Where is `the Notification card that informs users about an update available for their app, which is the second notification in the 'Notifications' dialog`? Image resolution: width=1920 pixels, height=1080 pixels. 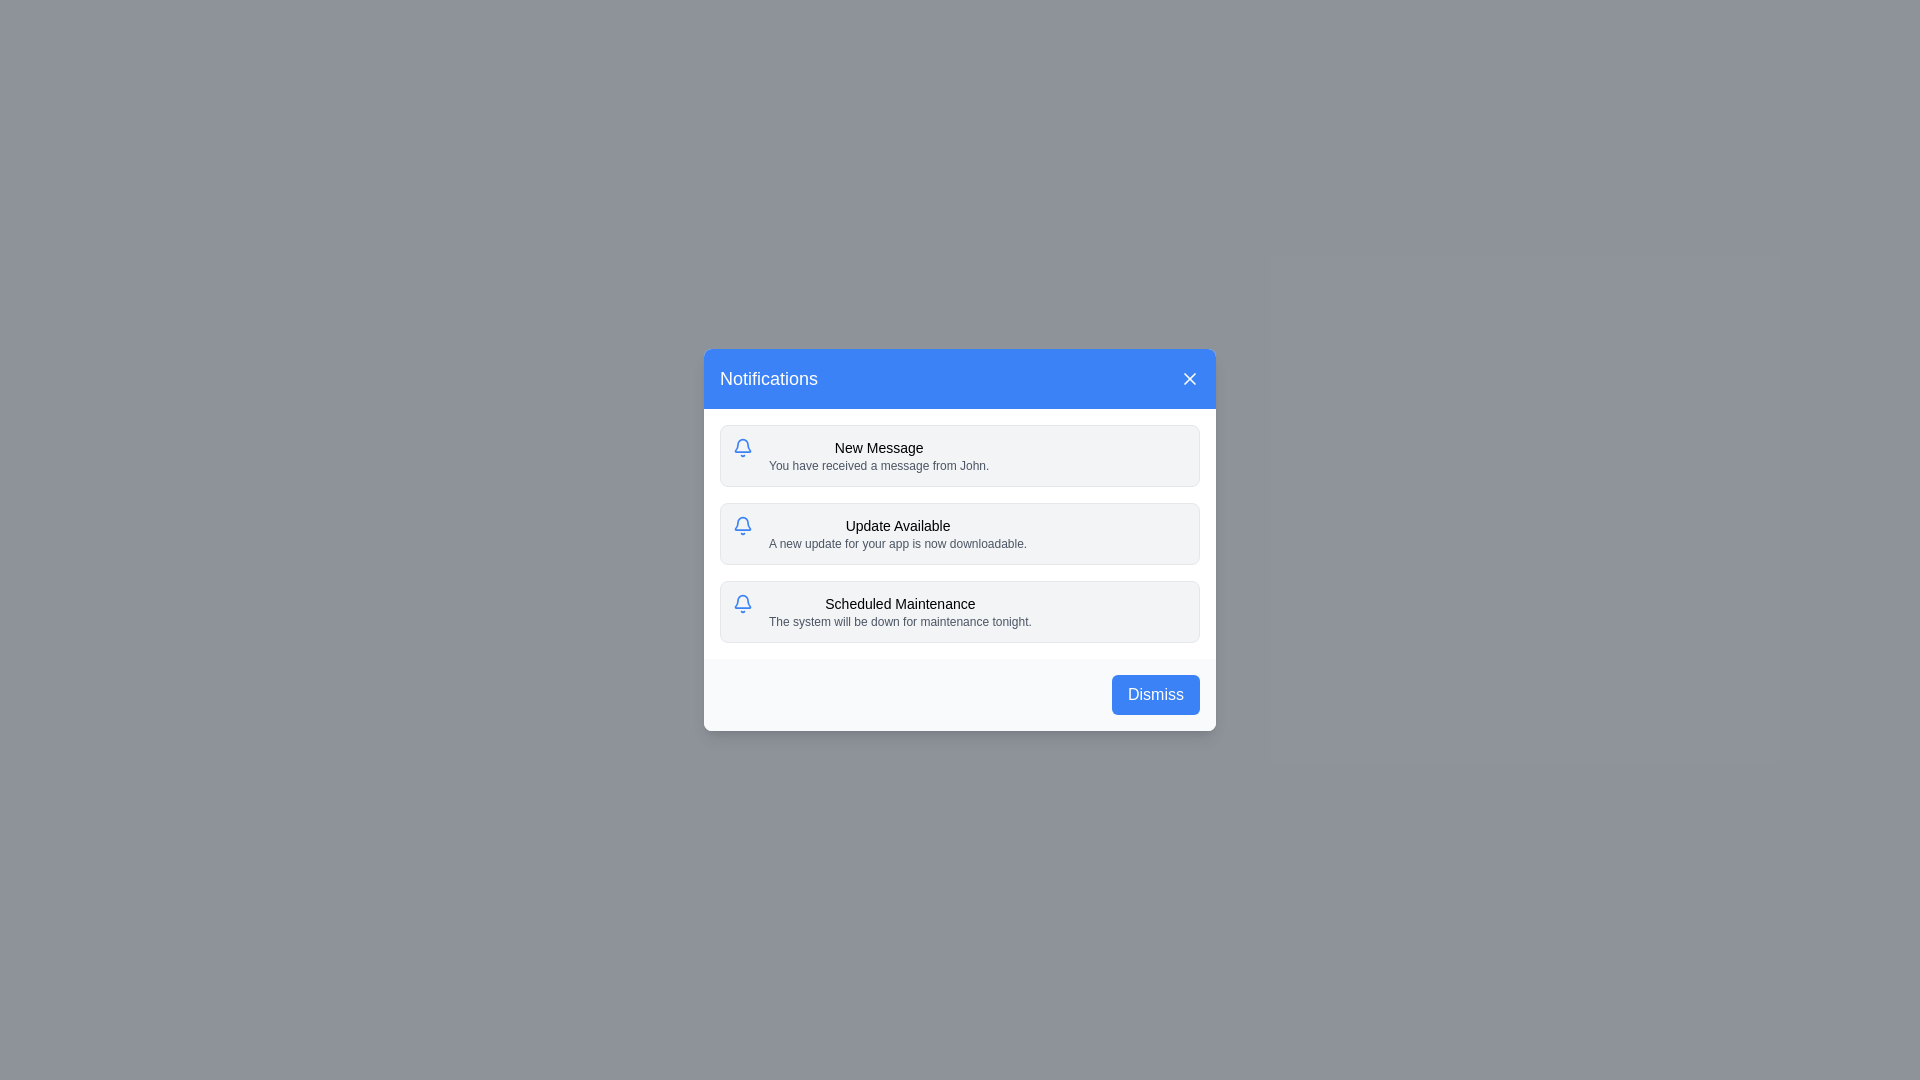
the Notification card that informs users about an update available for their app, which is the second notification in the 'Notifications' dialog is located at coordinates (960, 532).